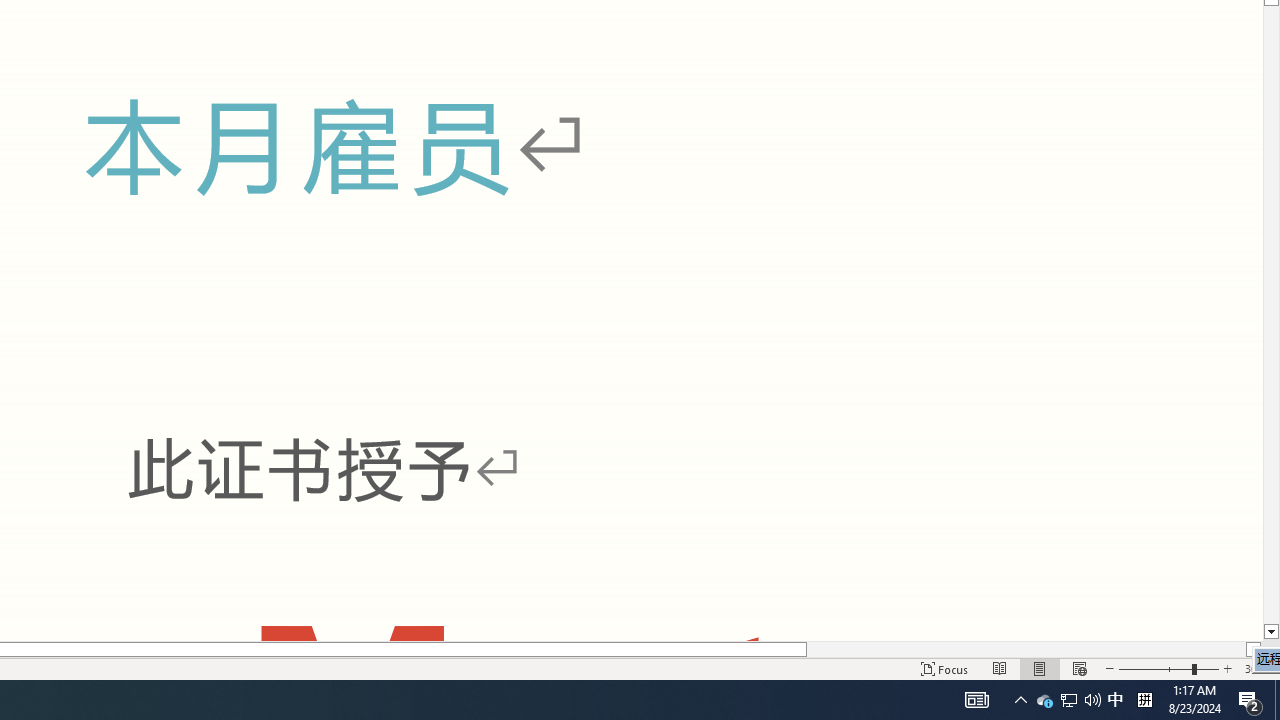  What do you see at coordinates (1257, 669) in the screenshot?
I see `'Zoom 308%'` at bounding box center [1257, 669].